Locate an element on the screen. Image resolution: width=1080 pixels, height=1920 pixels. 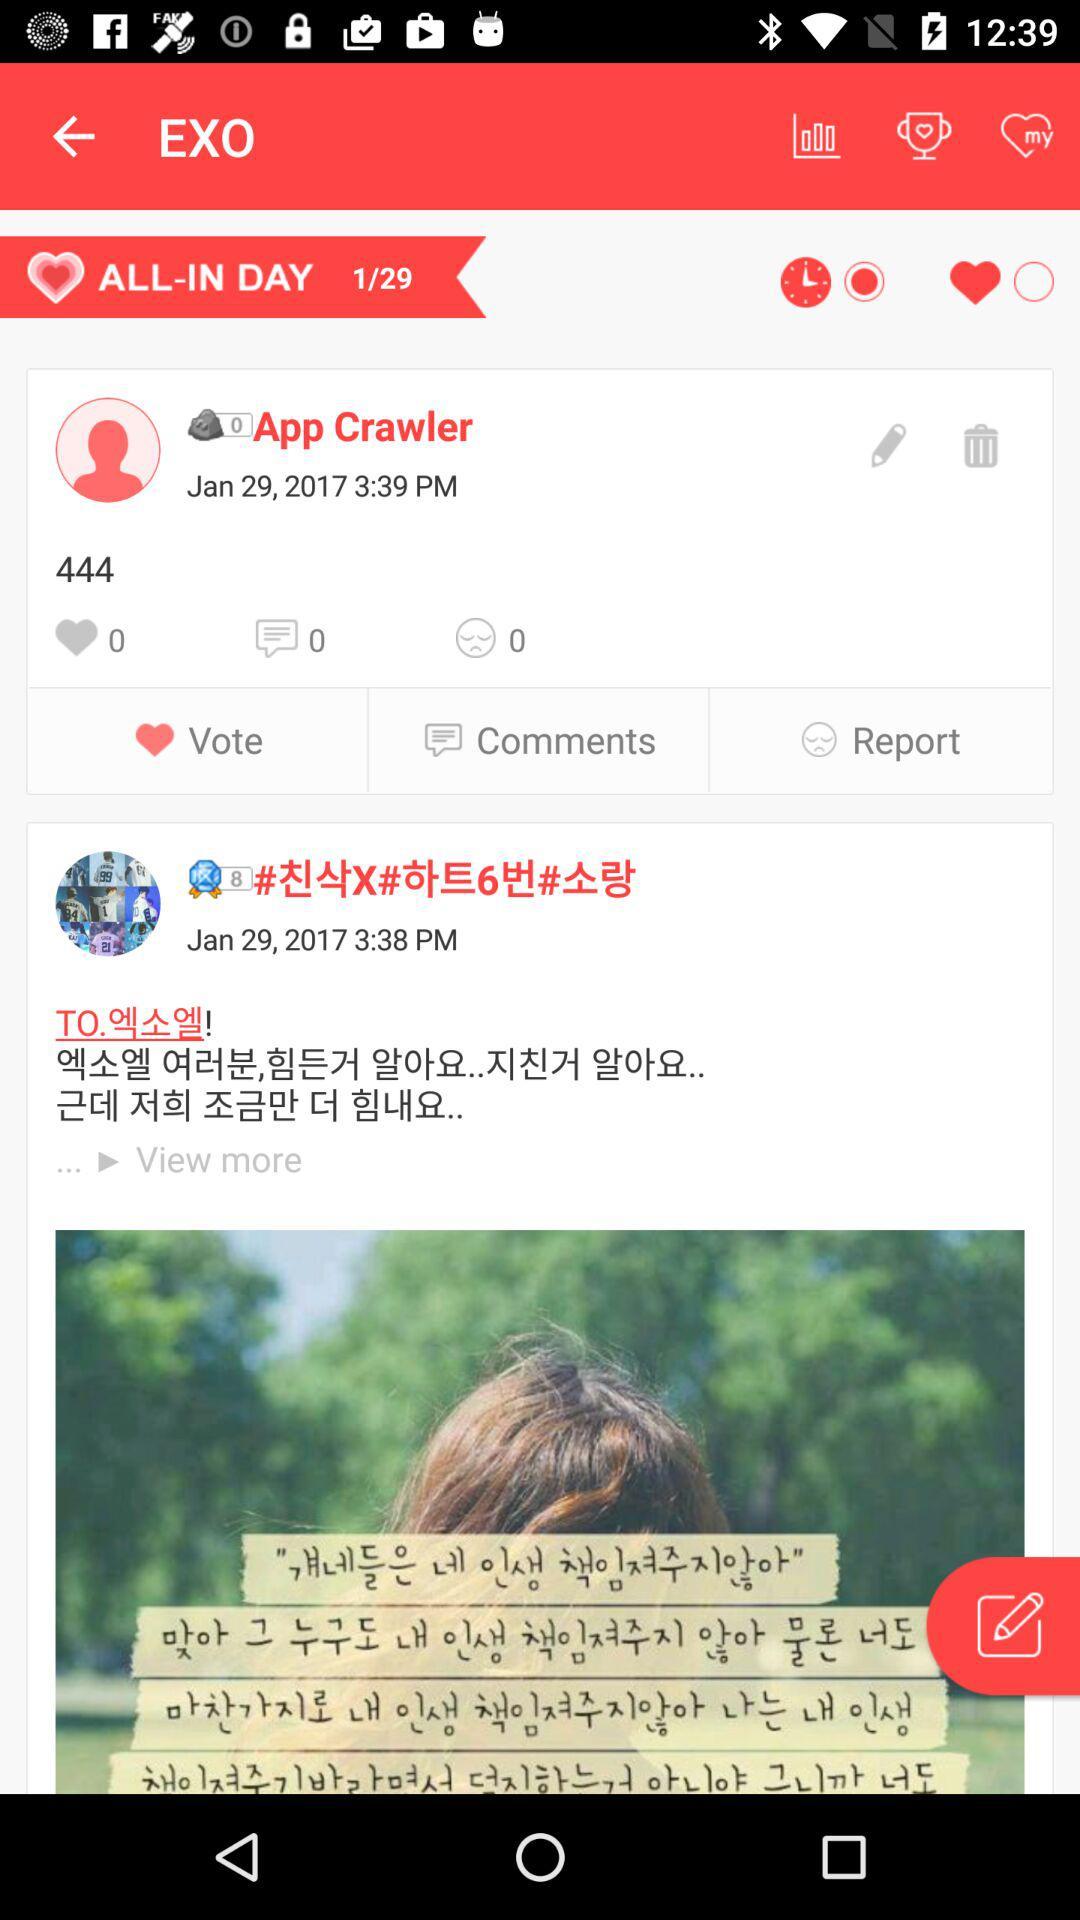
profile pick is located at coordinates (108, 449).